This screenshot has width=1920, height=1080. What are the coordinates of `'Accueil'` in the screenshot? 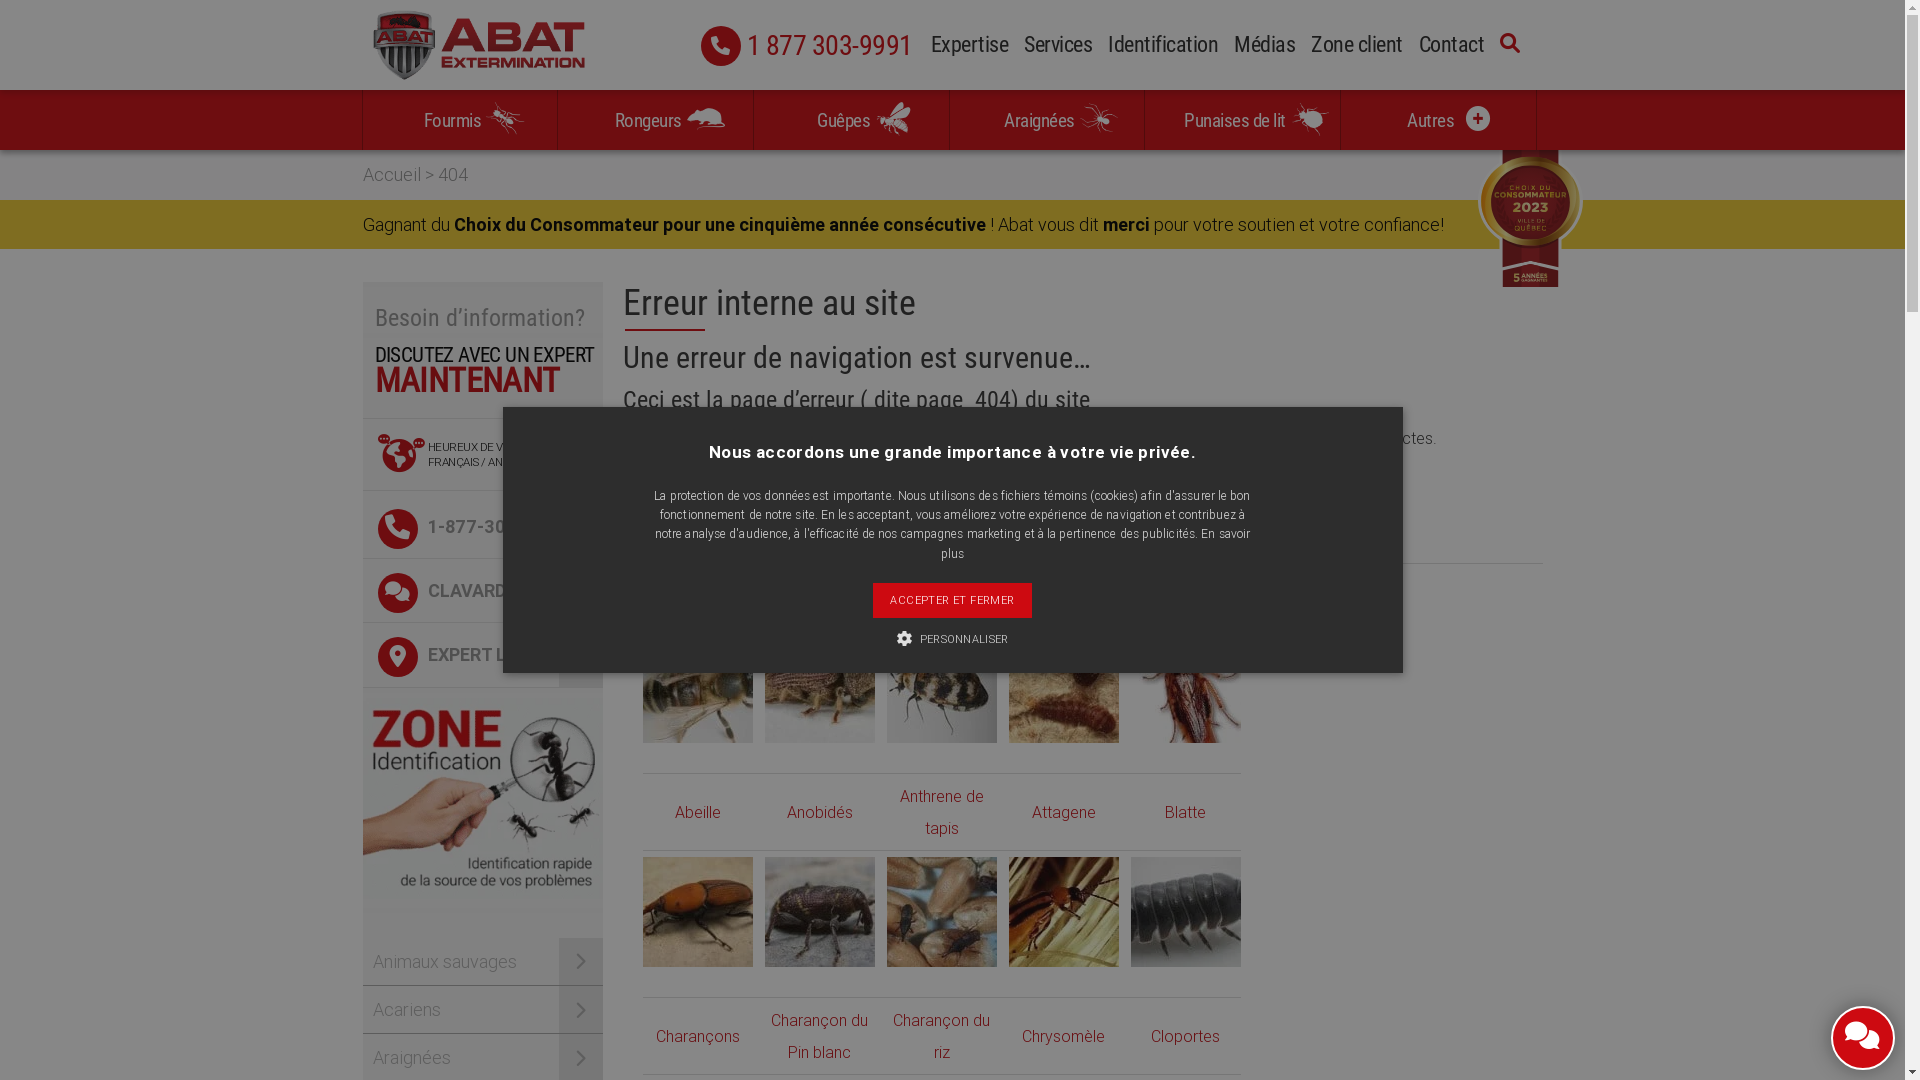 It's located at (390, 173).